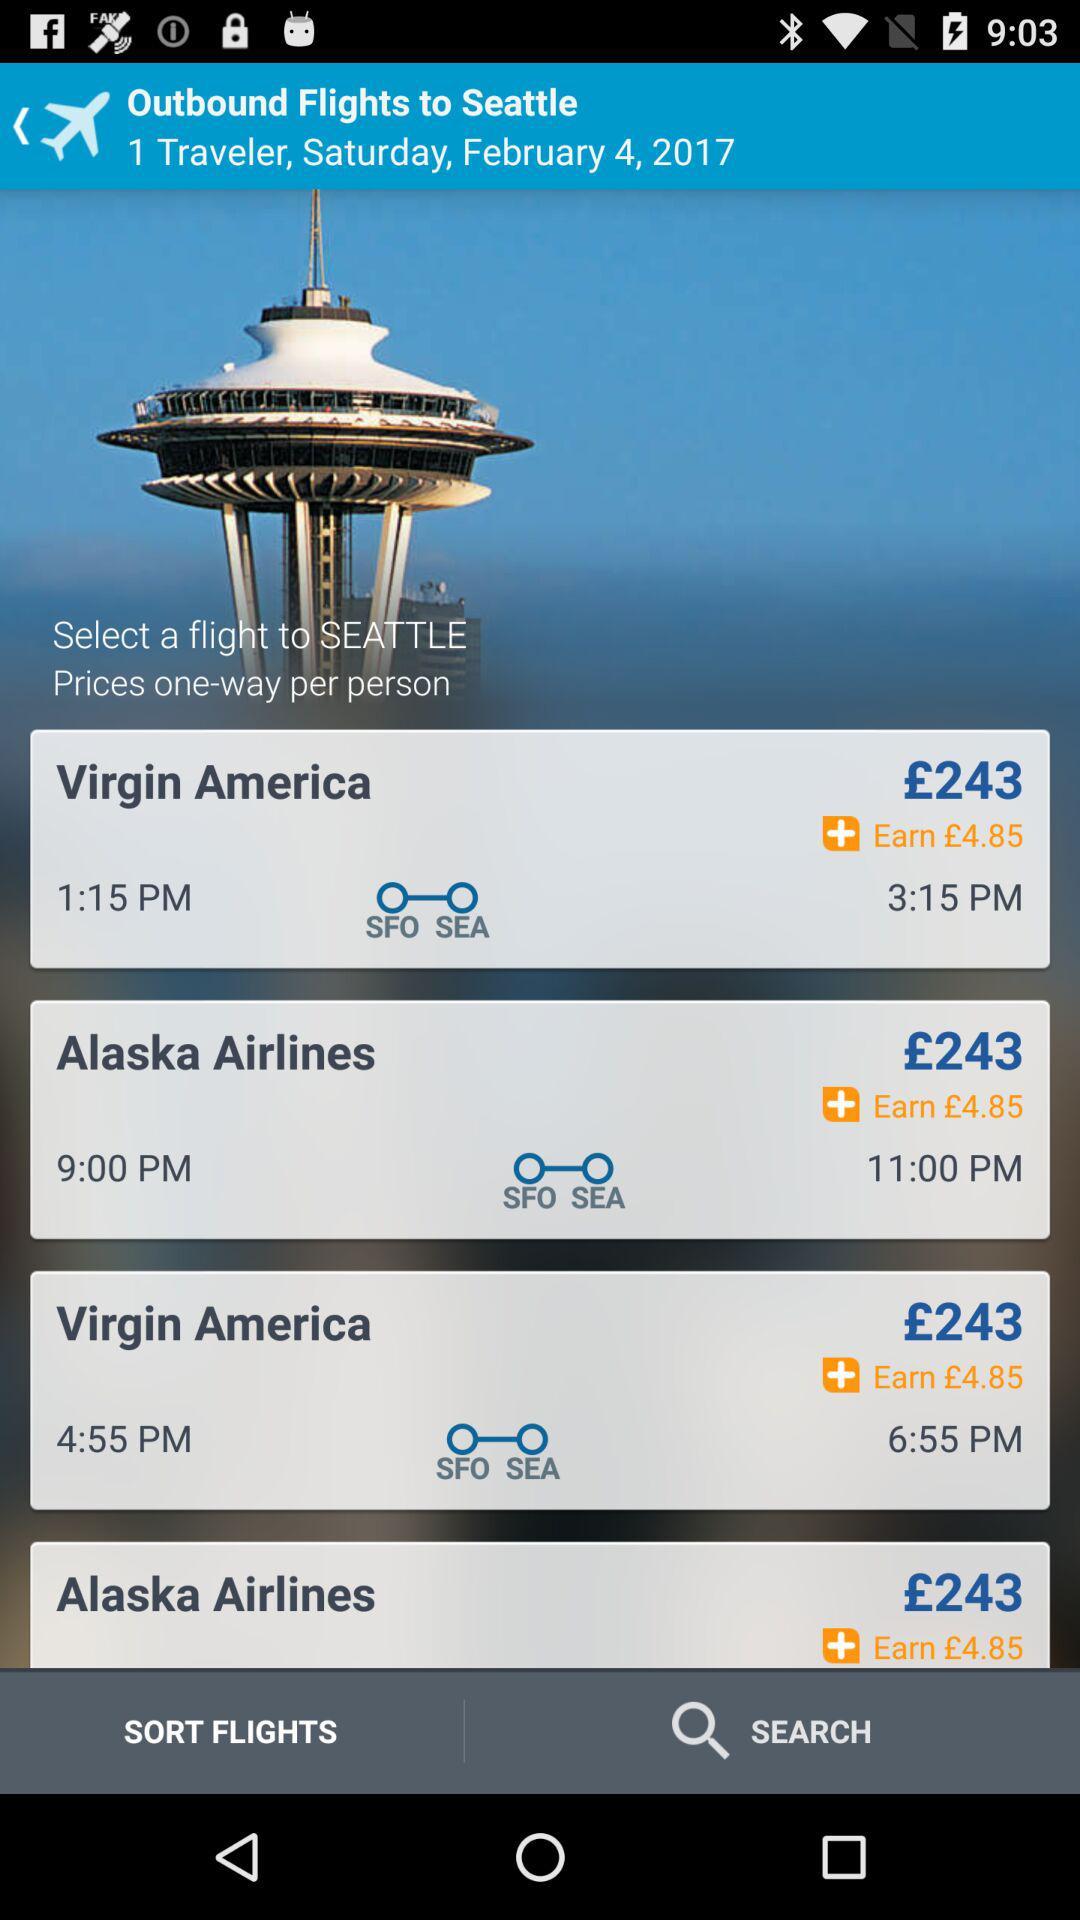 This screenshot has height=1920, width=1080. I want to click on app below alaska airlines app, so click(229, 1730).